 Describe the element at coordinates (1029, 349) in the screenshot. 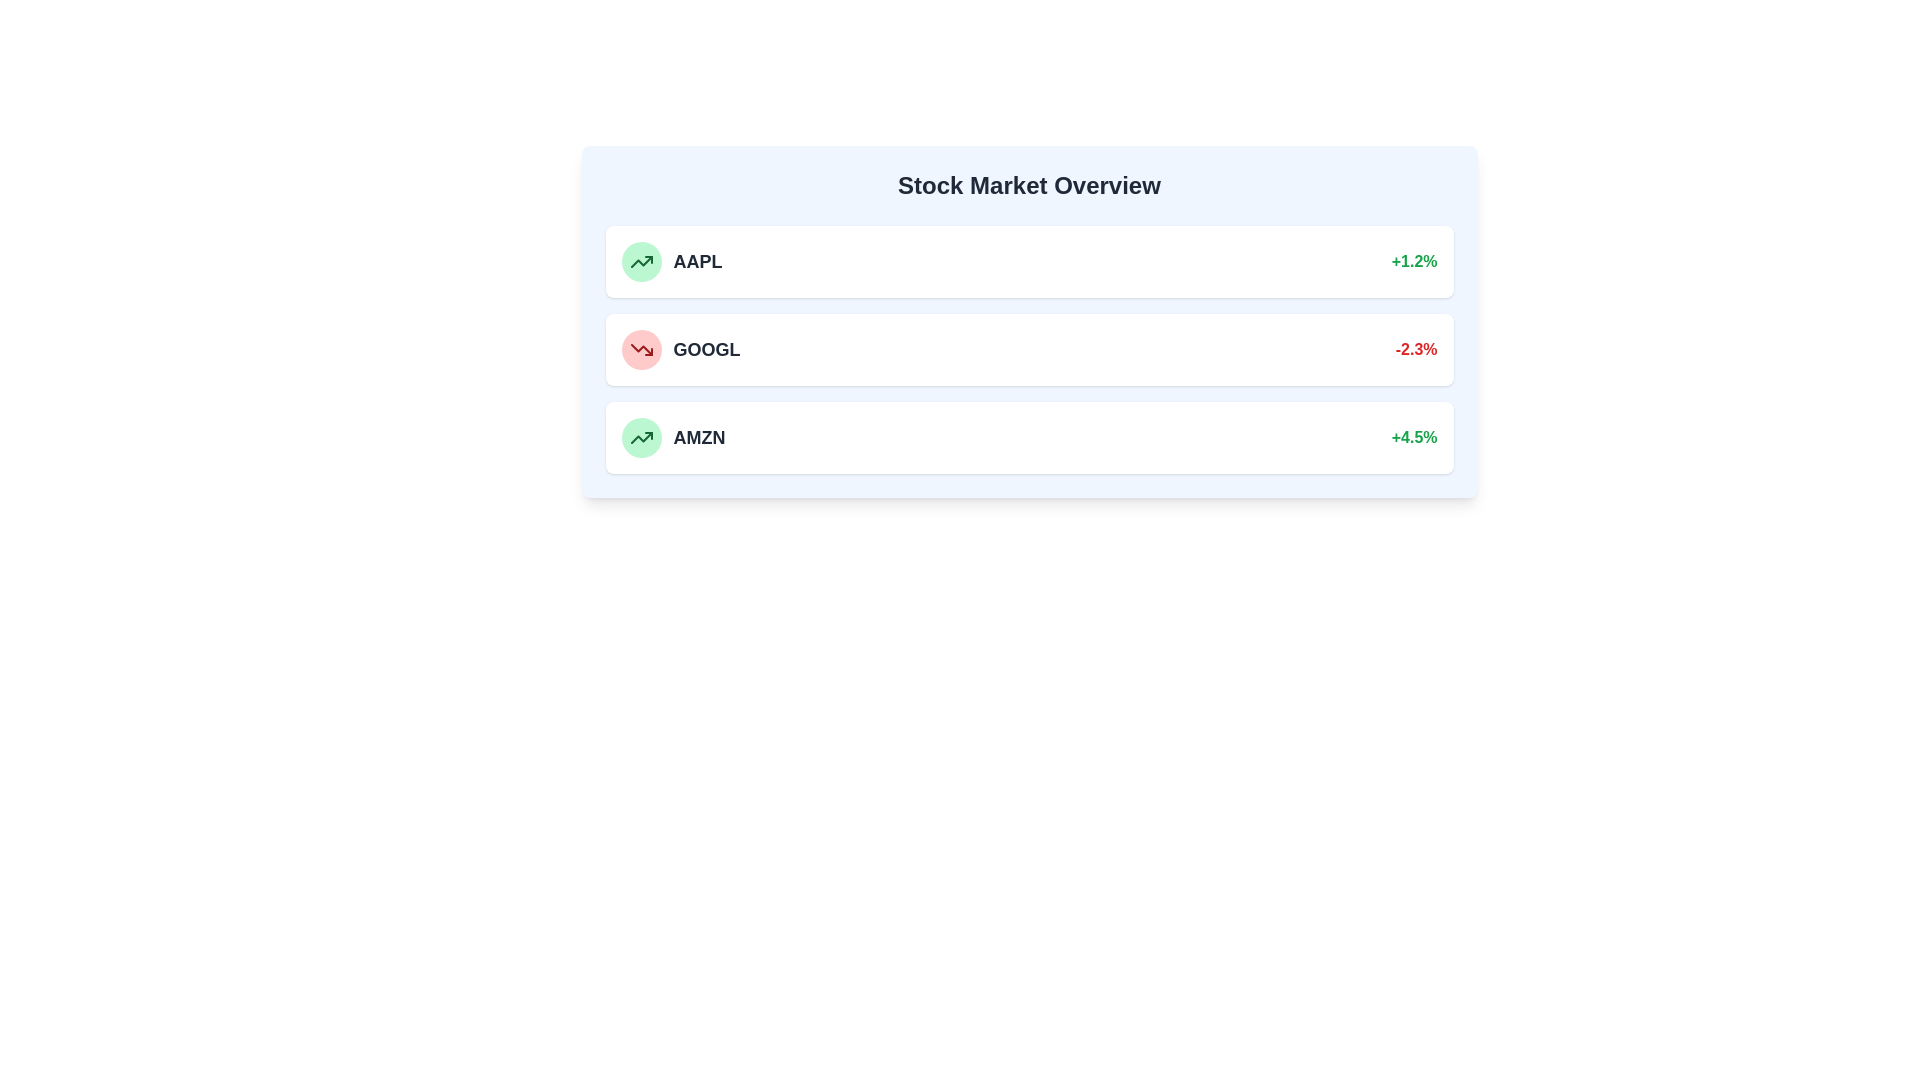

I see `the stock entry for GOOGL` at that location.